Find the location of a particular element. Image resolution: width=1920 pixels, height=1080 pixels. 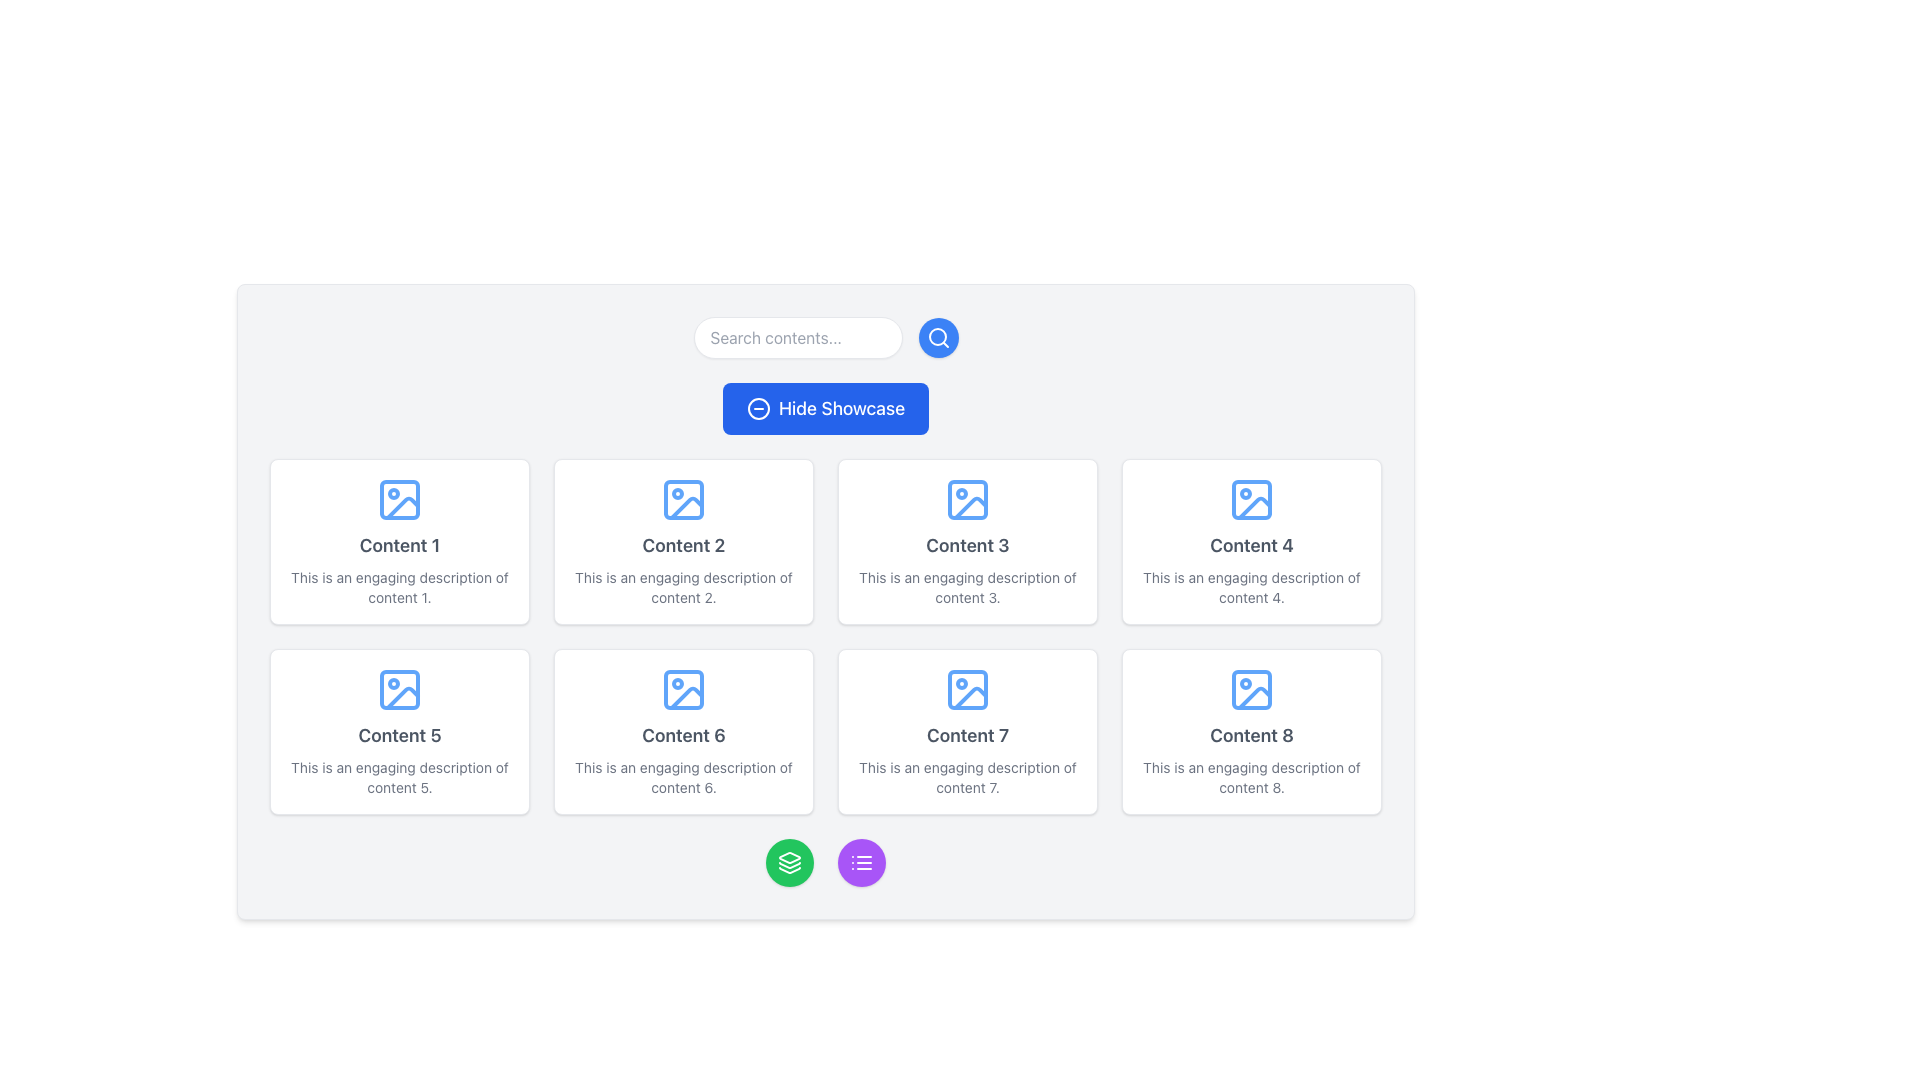

the magnifying glass icon within the rounded blue button to initiate a search is located at coordinates (937, 337).